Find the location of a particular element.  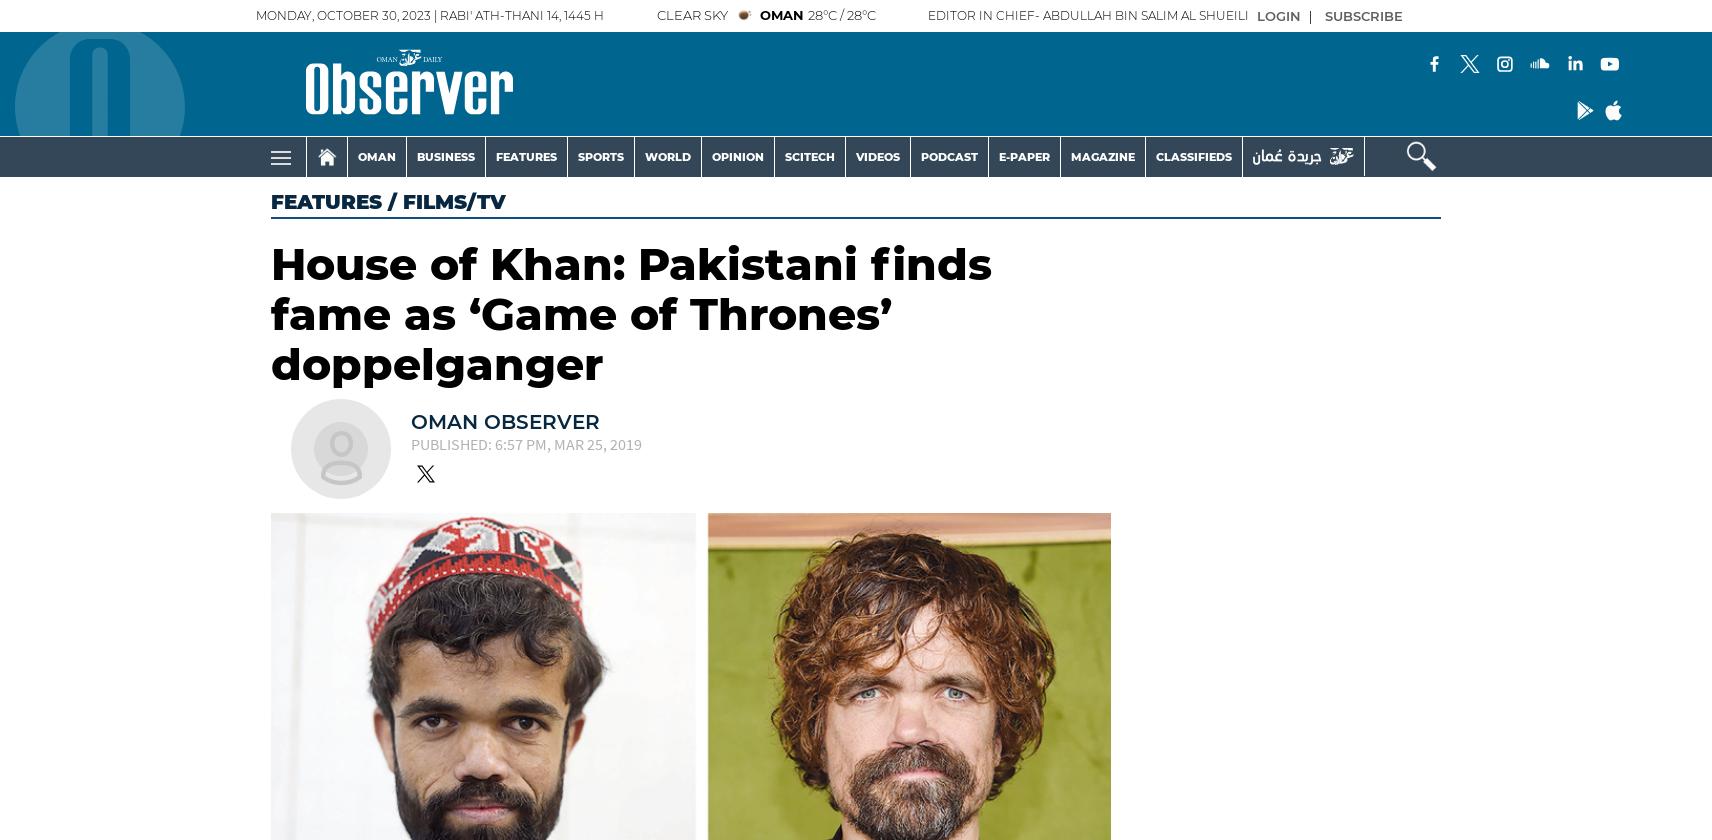

'SCITECH' is located at coordinates (809, 156).